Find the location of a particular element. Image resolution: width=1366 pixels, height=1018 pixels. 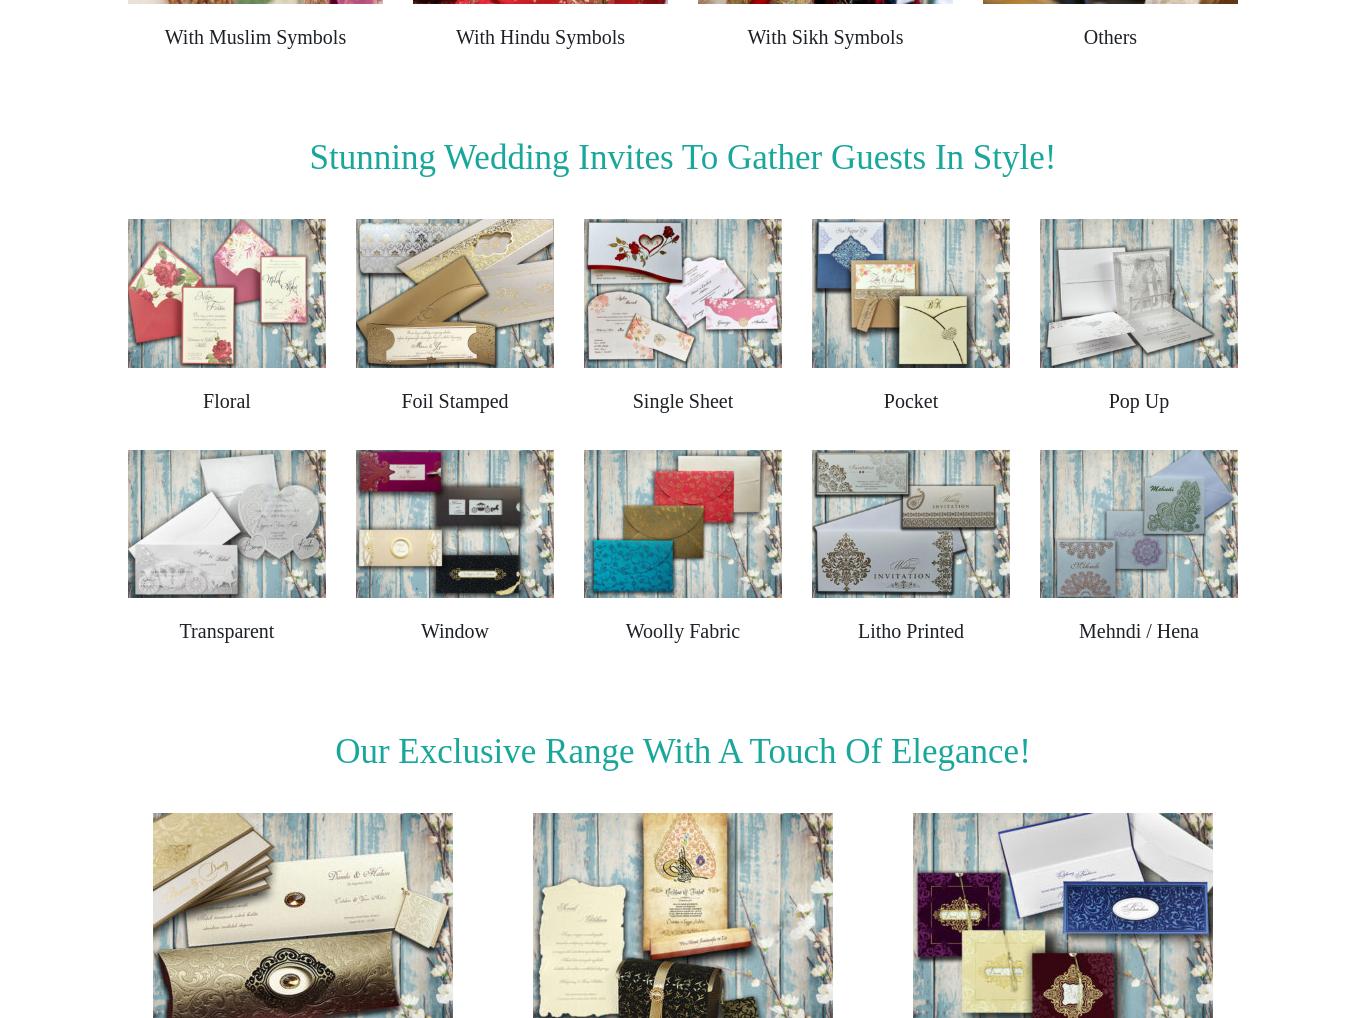

'Single Sheet' is located at coordinates (681, 399).